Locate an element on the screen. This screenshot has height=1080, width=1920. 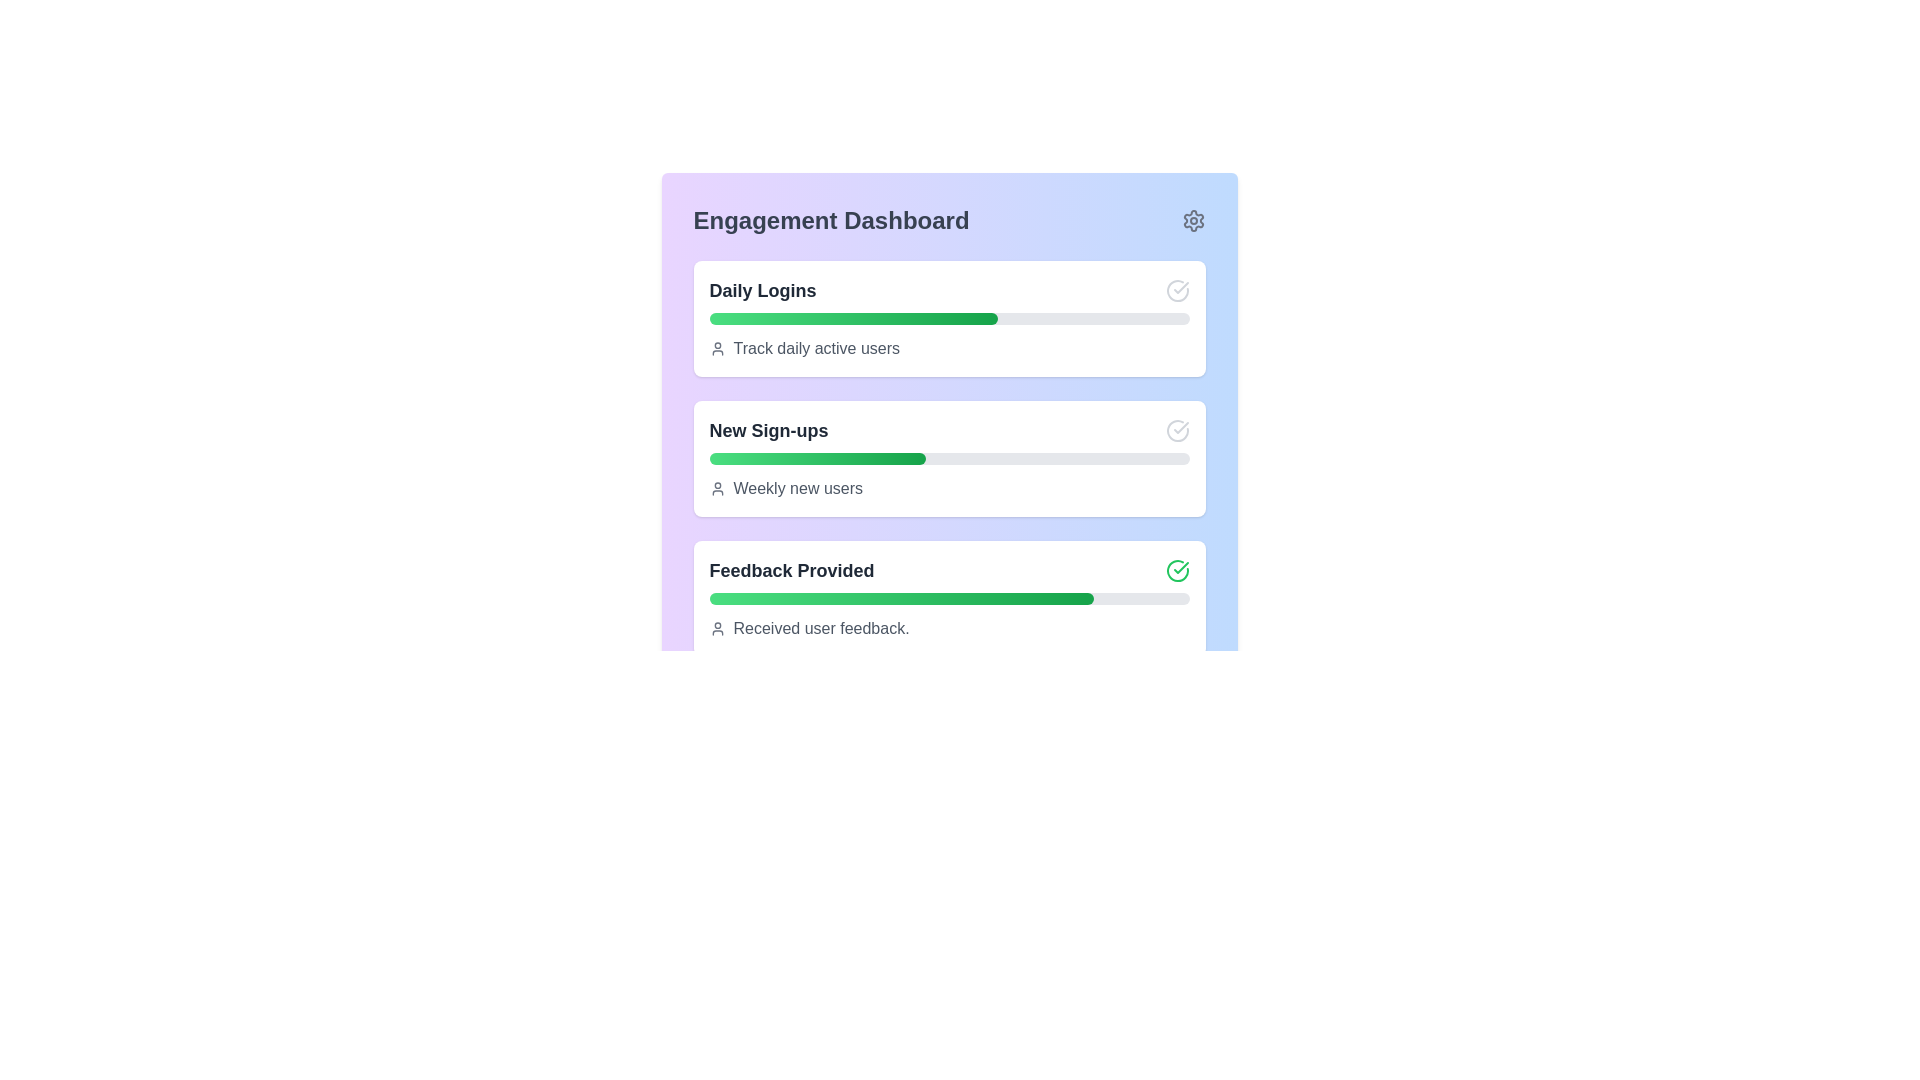
the progress indicator card located at the bottom of the vertical stack in the Engagement Dashboard, which displays feedback-related metrics is located at coordinates (948, 597).